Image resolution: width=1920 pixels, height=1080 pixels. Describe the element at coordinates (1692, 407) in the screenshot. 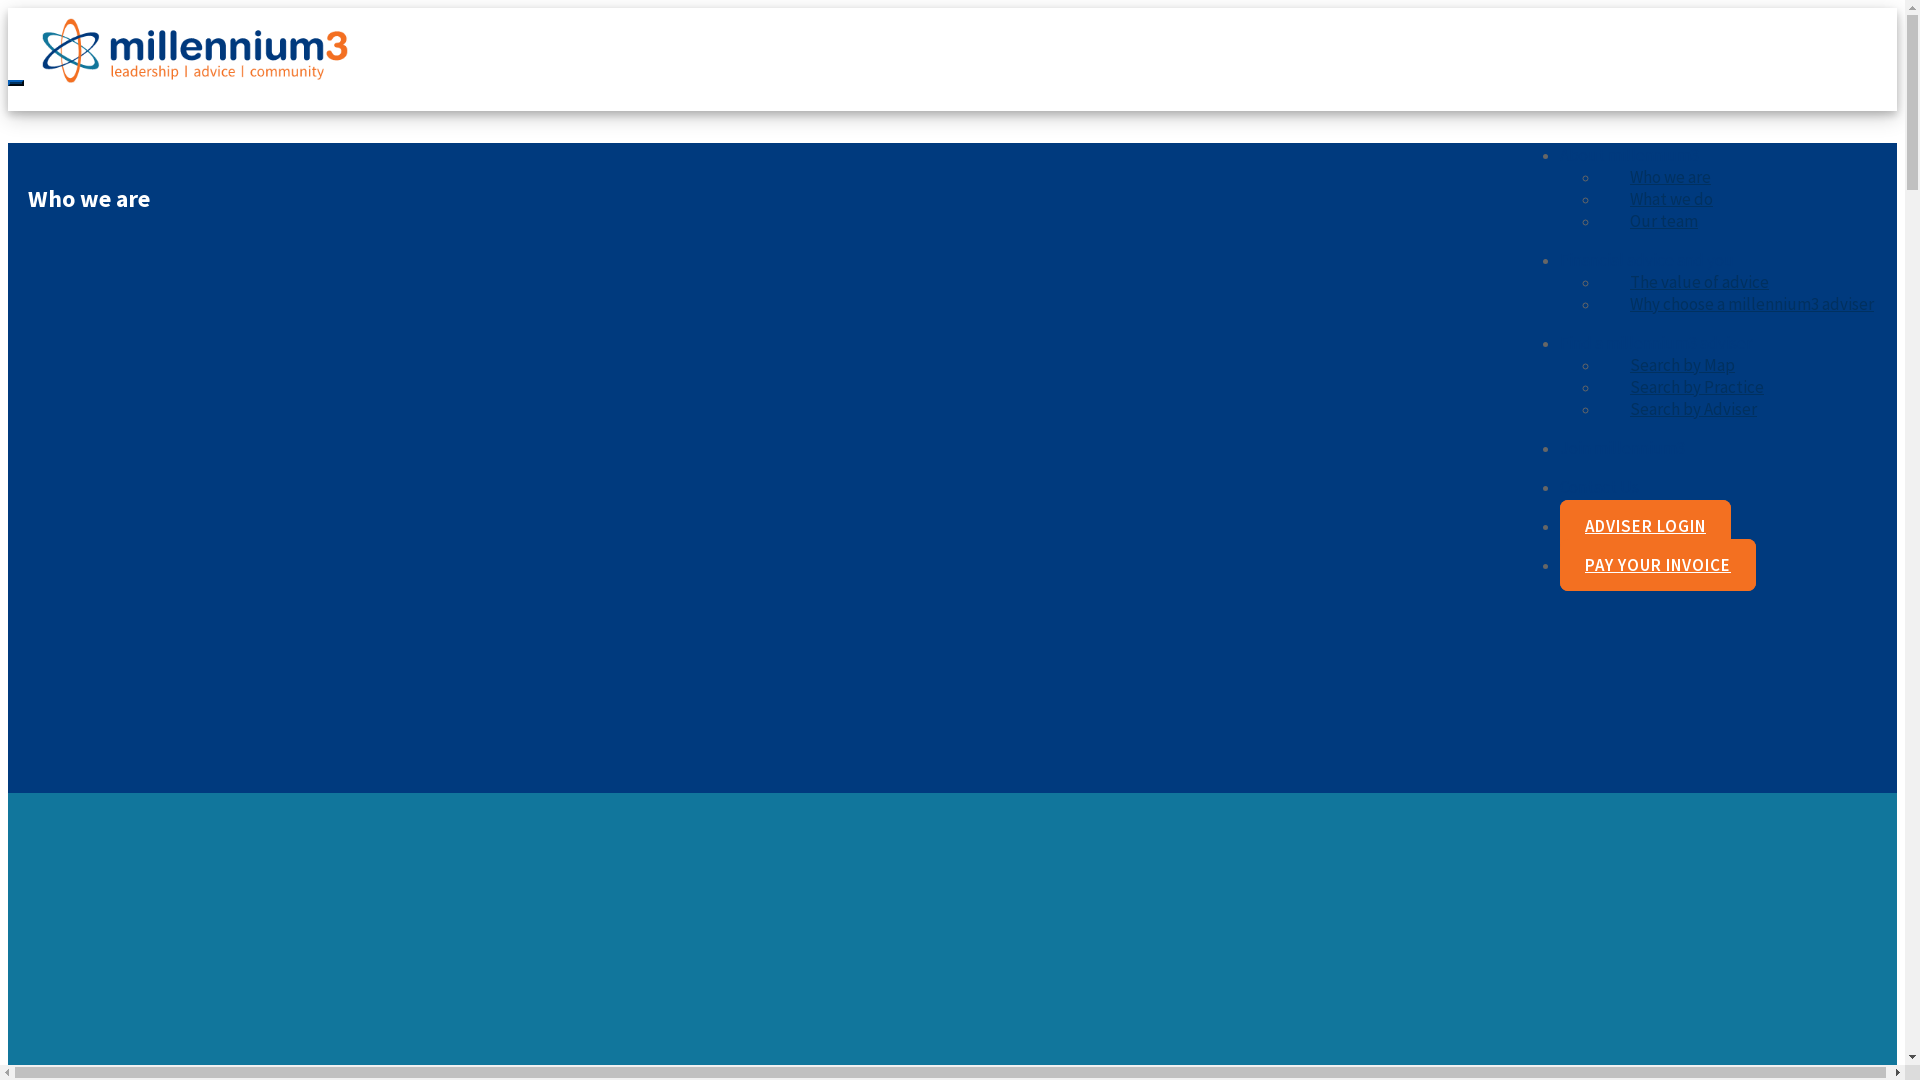

I see `'Search by Adviser'` at that location.